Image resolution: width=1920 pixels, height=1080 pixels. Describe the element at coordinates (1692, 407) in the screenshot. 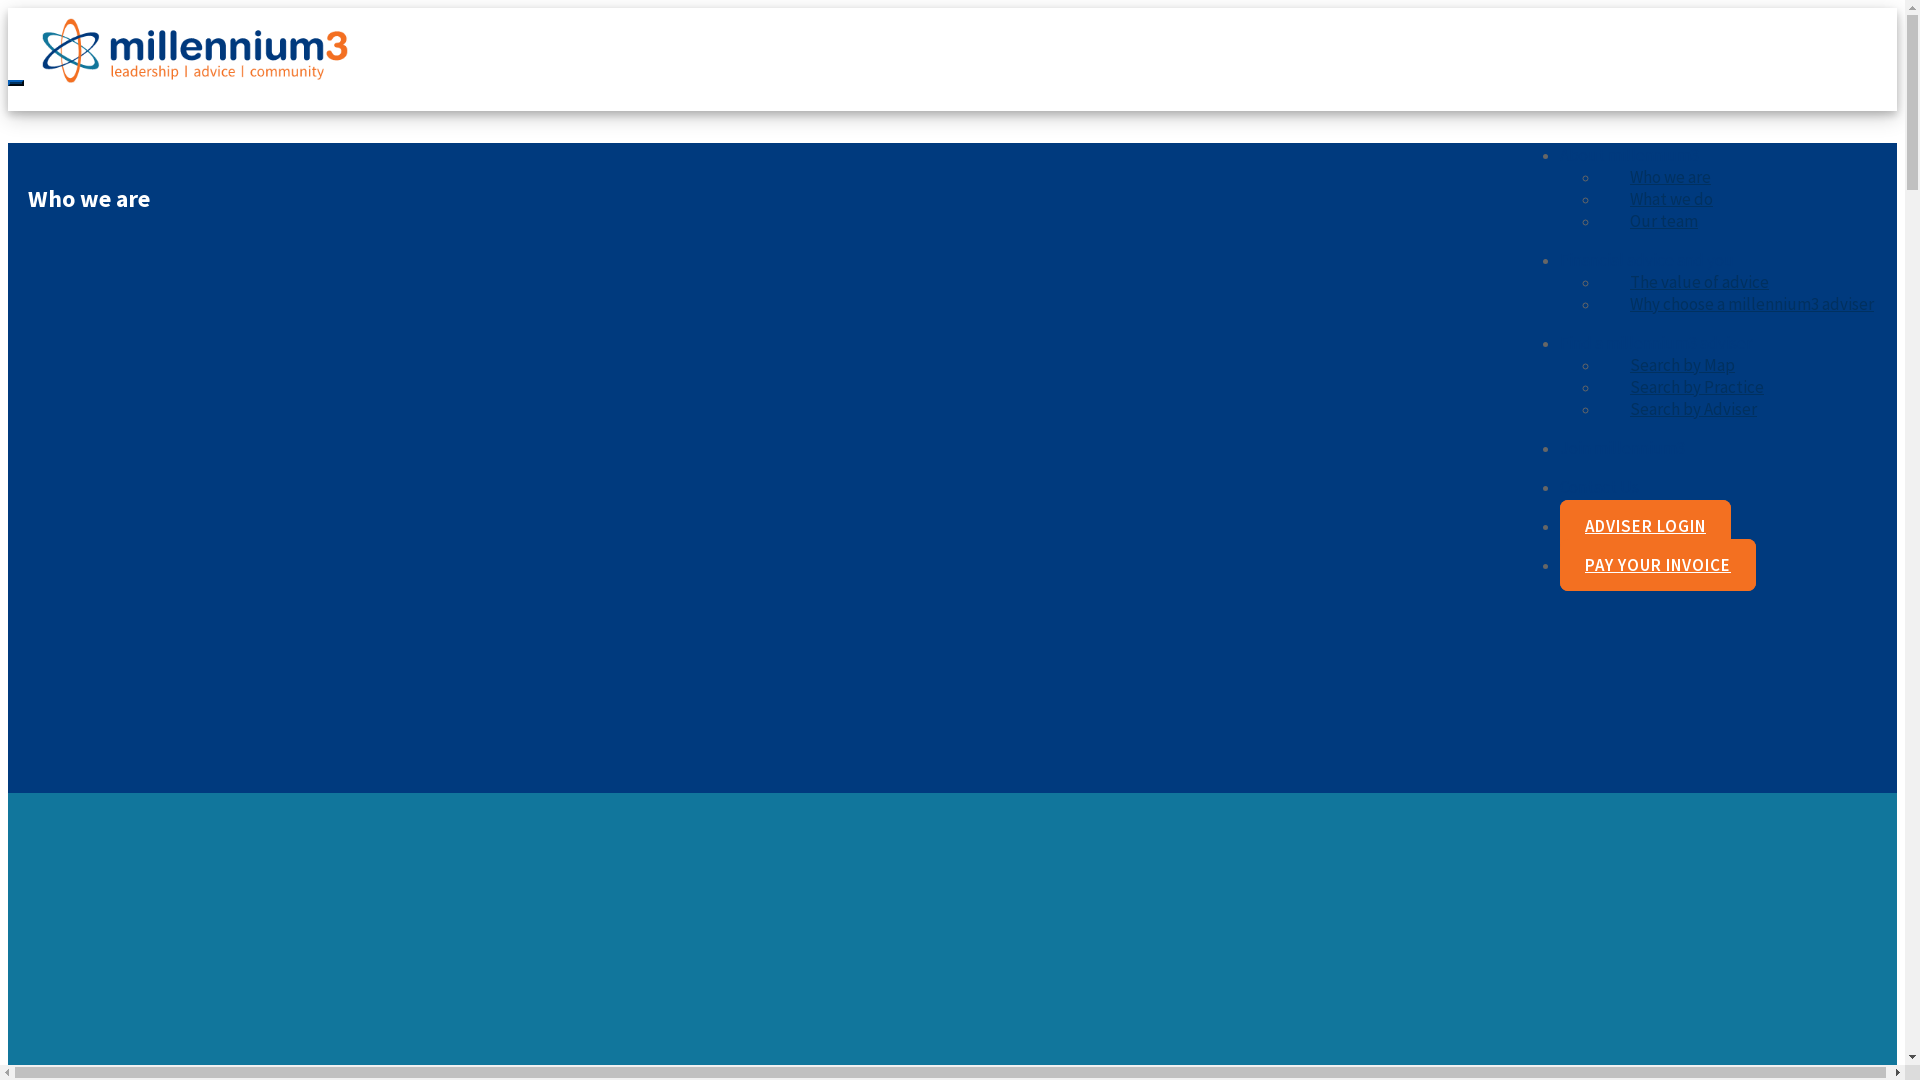

I see `'Search by Adviser'` at that location.